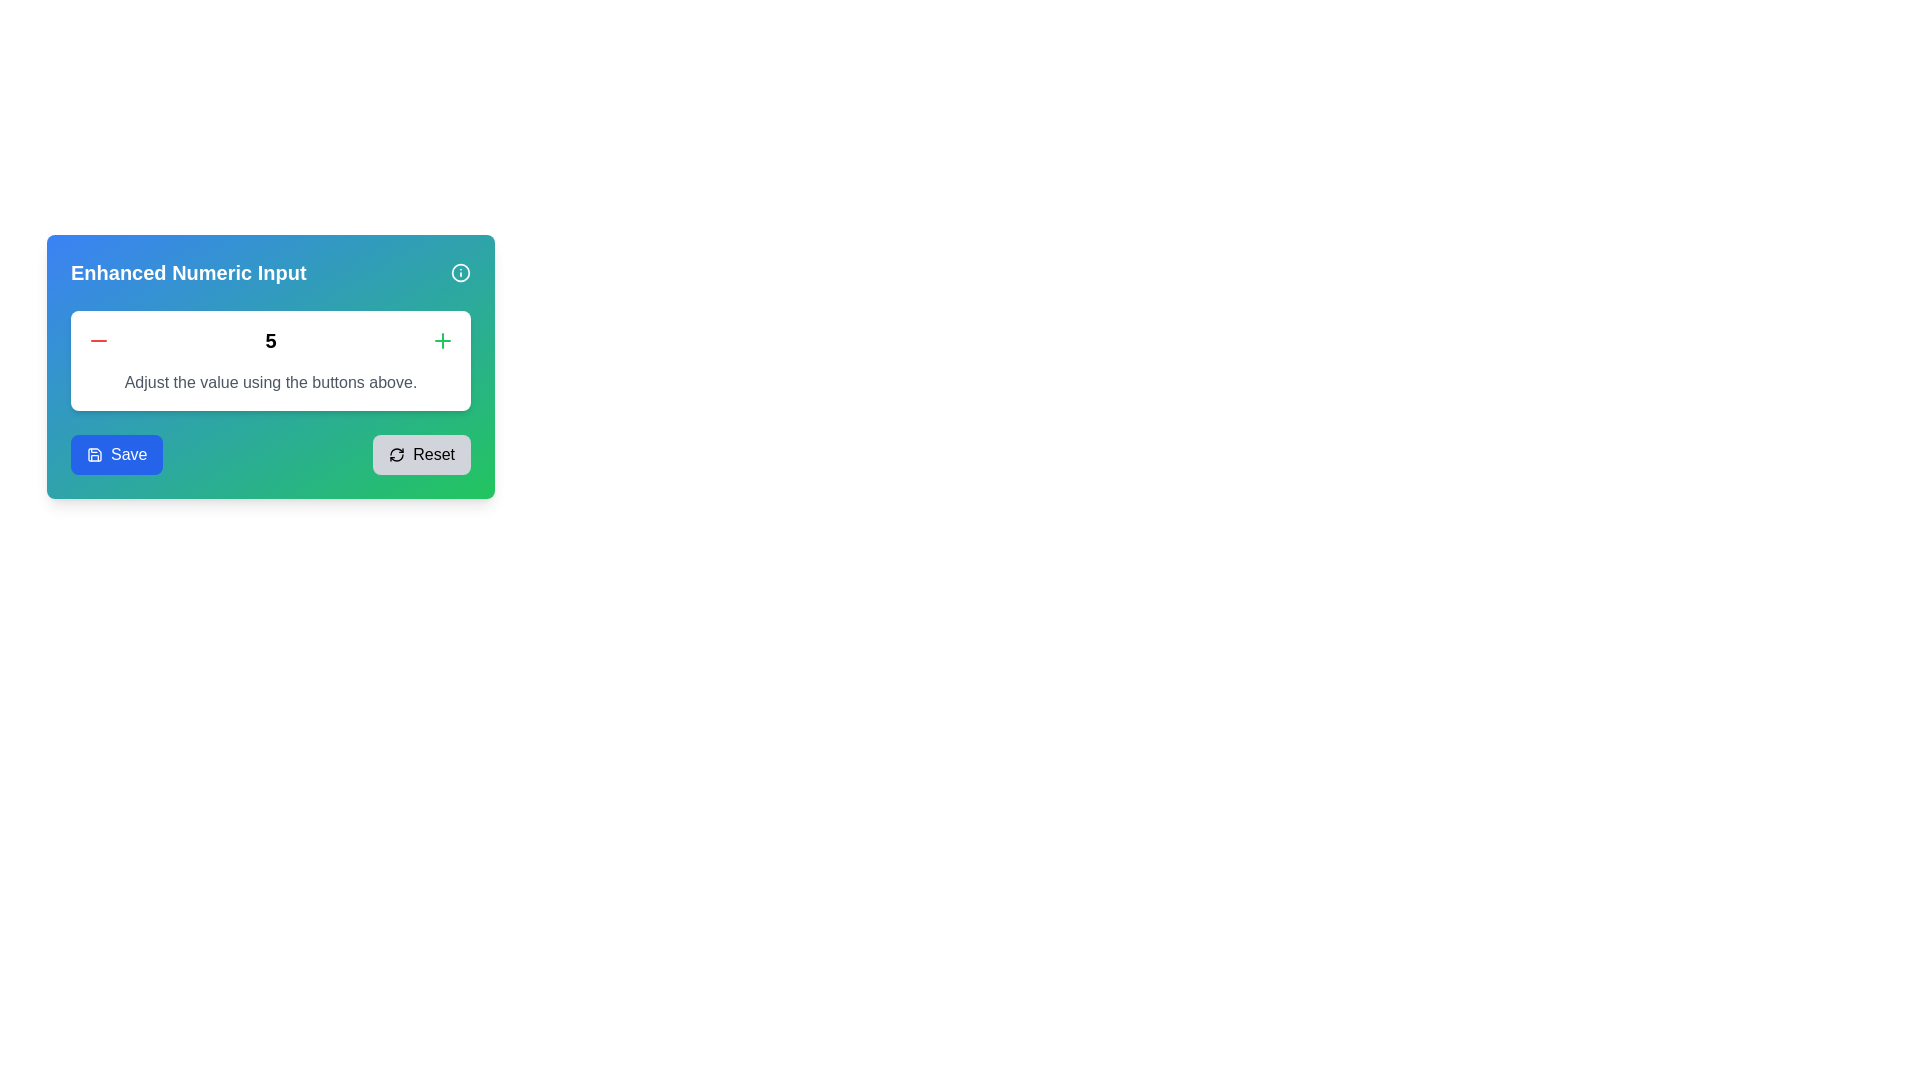 The image size is (1920, 1080). What do you see at coordinates (116, 455) in the screenshot?
I see `the blue 'Save' button with a floppy disk icon located in the lower-left corner of the interface` at bounding box center [116, 455].